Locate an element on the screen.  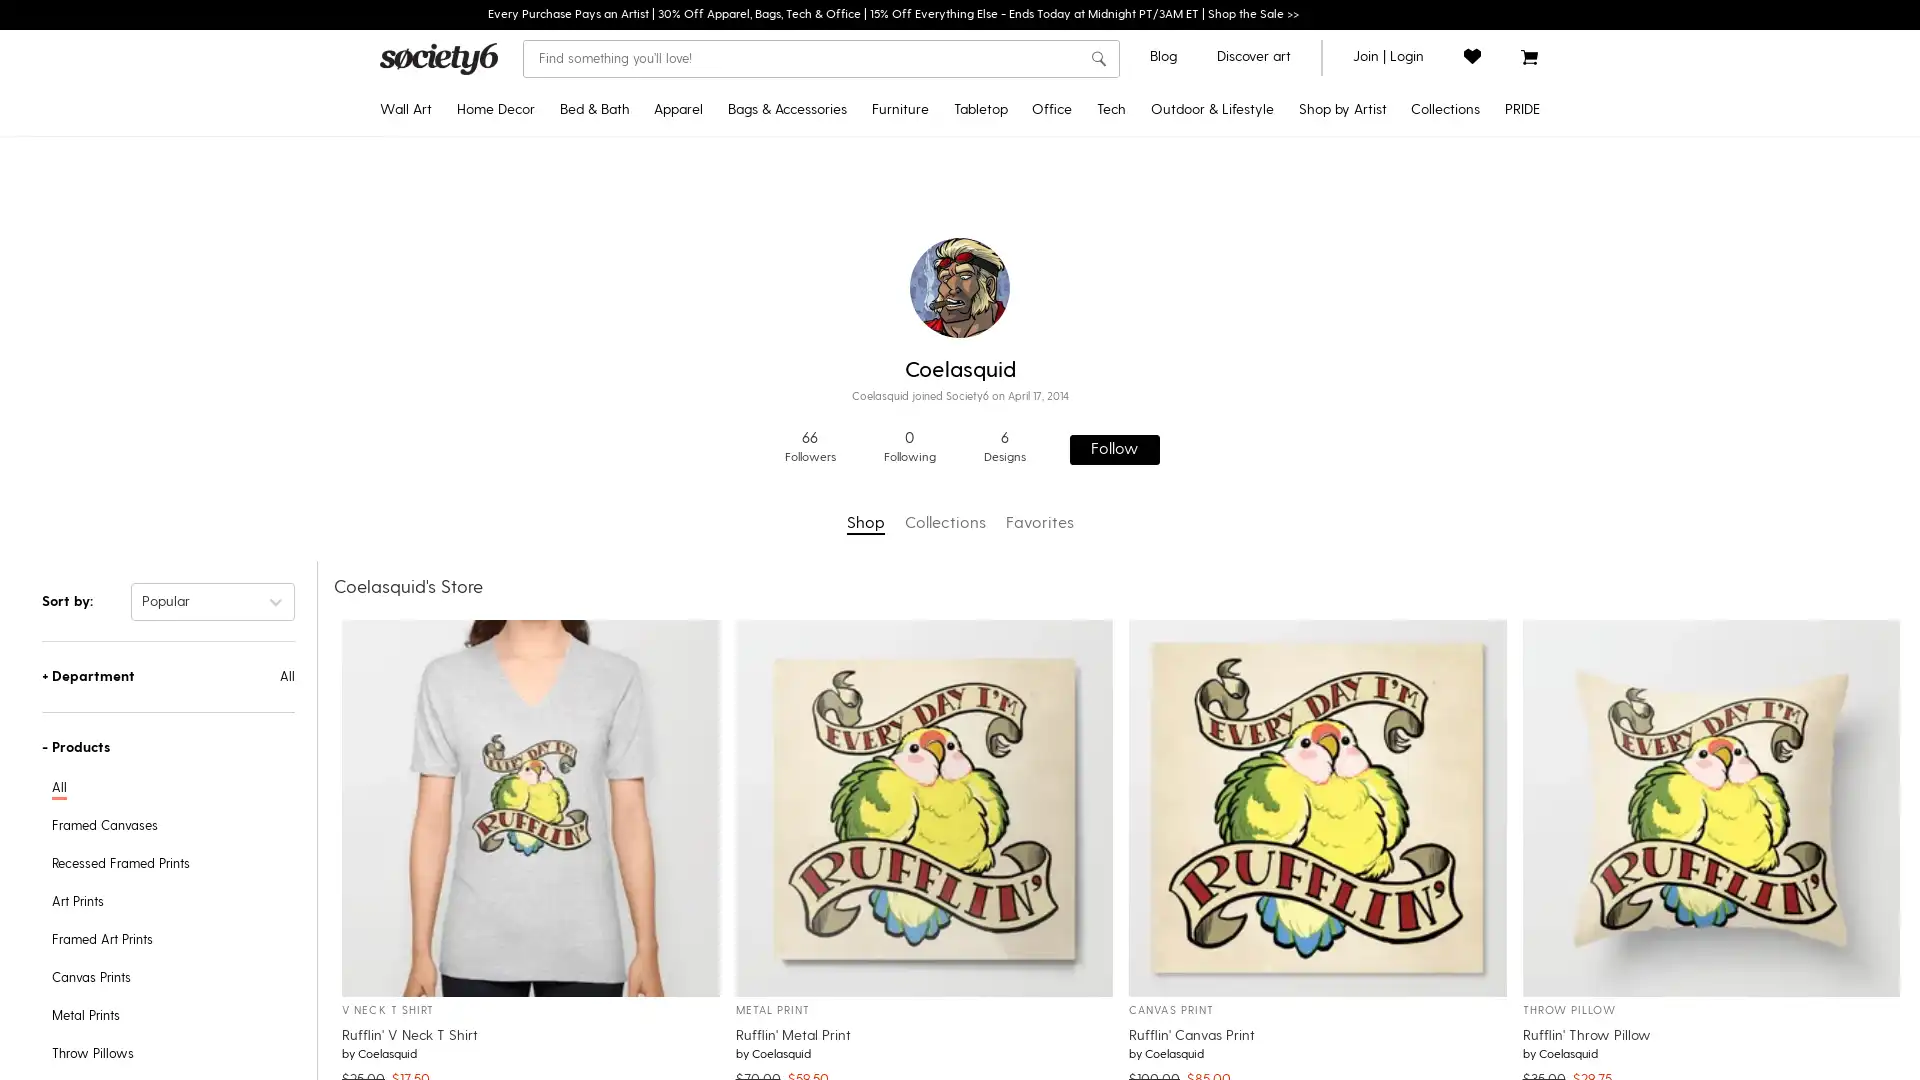
Laptop Skins is located at coordinates (1182, 482).